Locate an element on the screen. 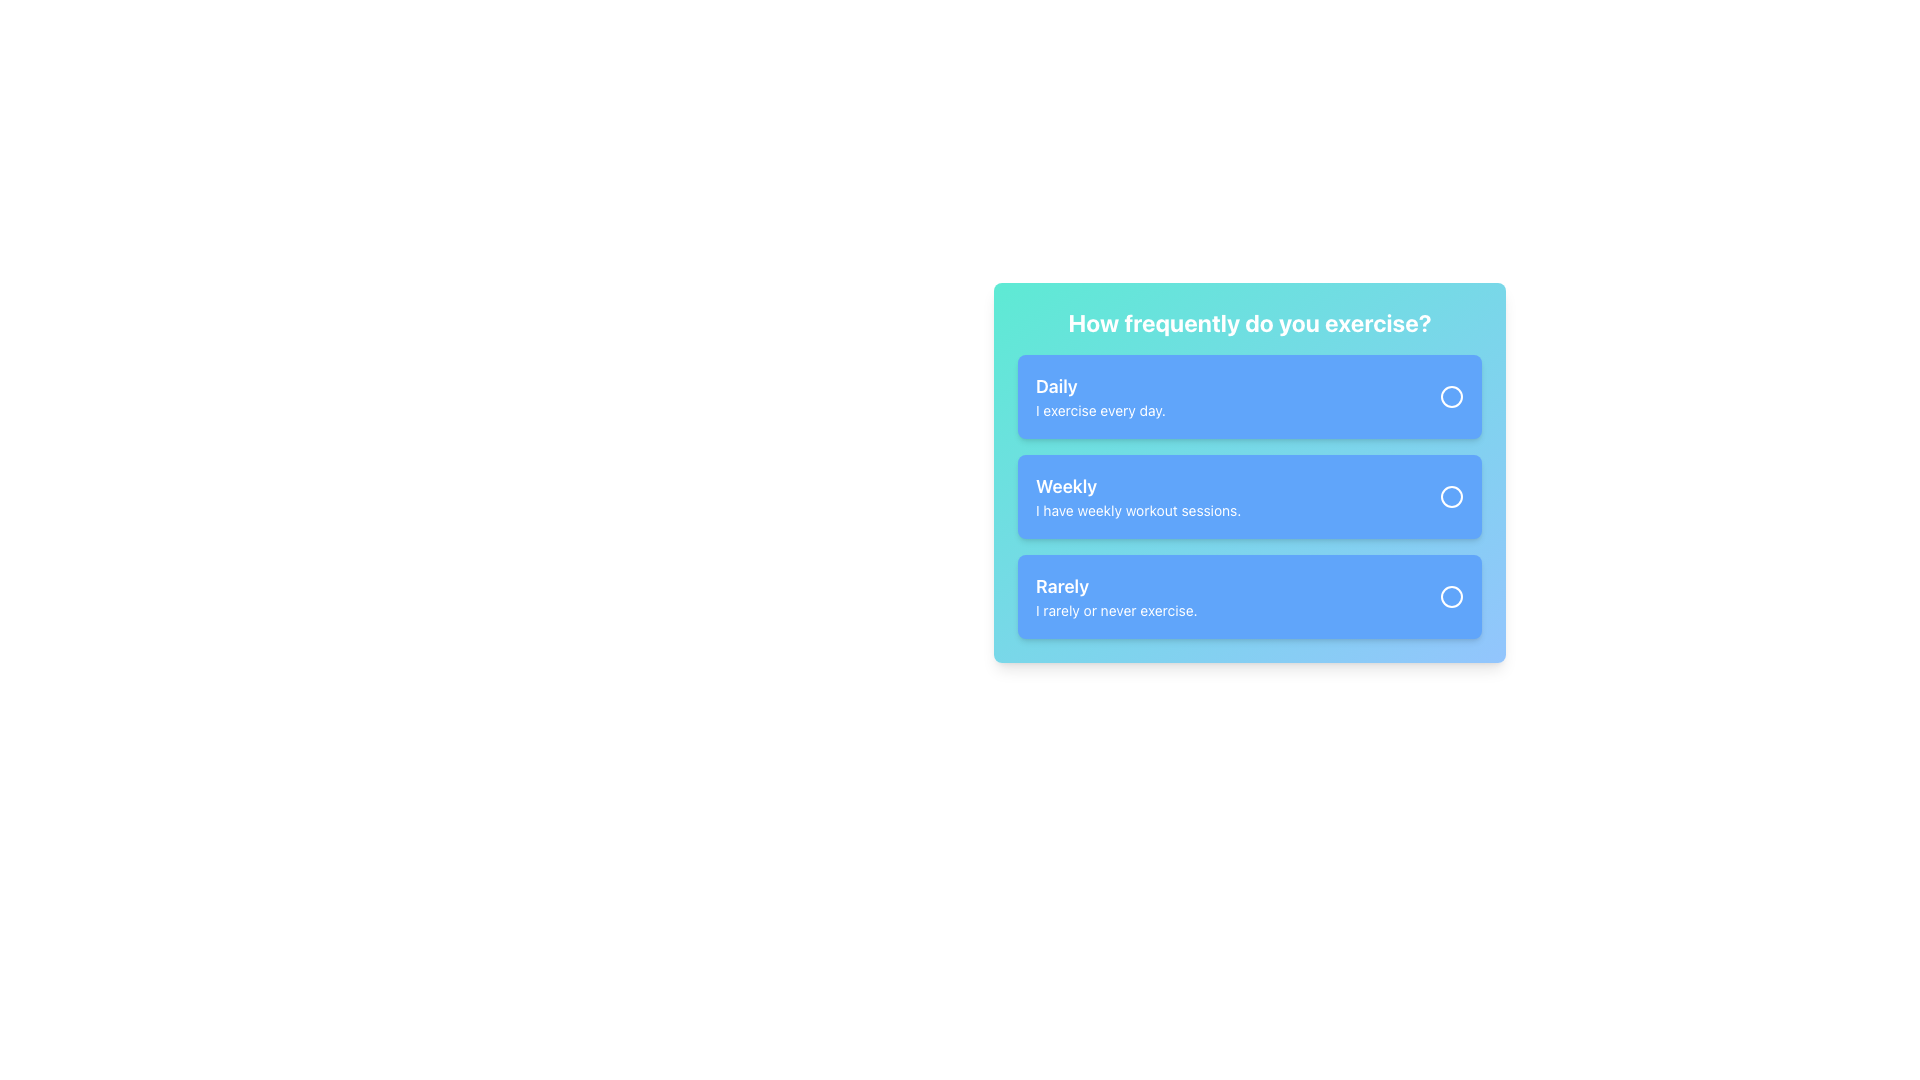  the radio button circle for the 'Weekly' option is located at coordinates (1451, 496).